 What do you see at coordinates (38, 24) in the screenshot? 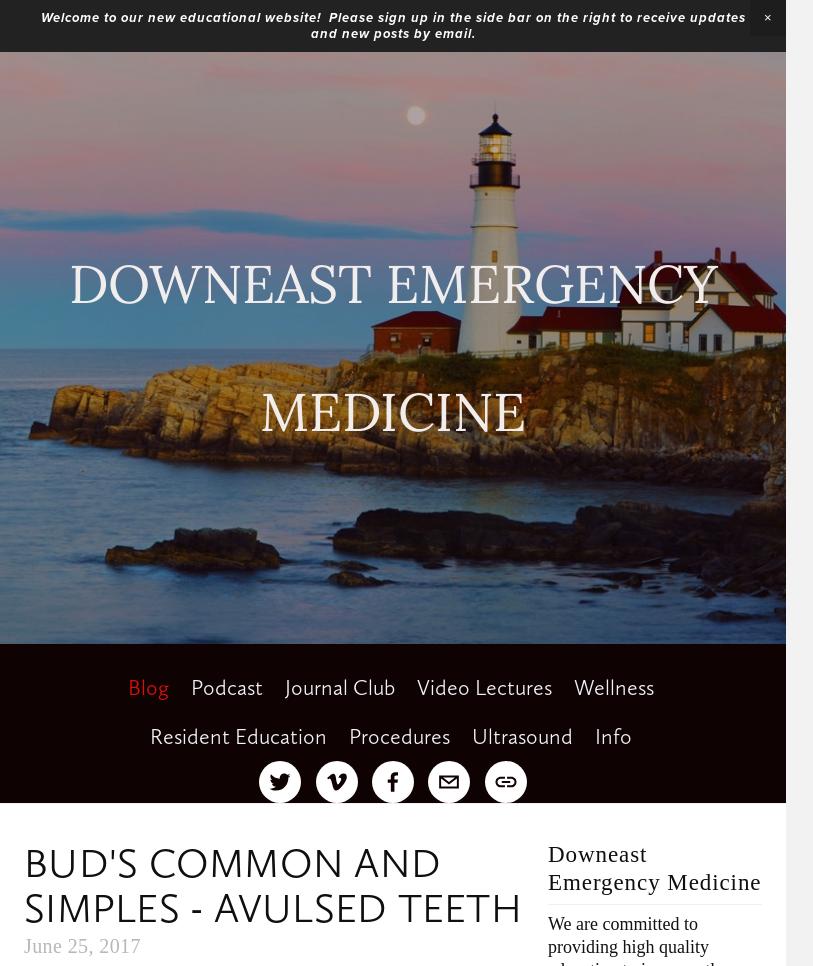
I see `'Welcome to our new educational website!  Please sign up in the side bar on the right to receive updates and new posts by email.'` at bounding box center [38, 24].